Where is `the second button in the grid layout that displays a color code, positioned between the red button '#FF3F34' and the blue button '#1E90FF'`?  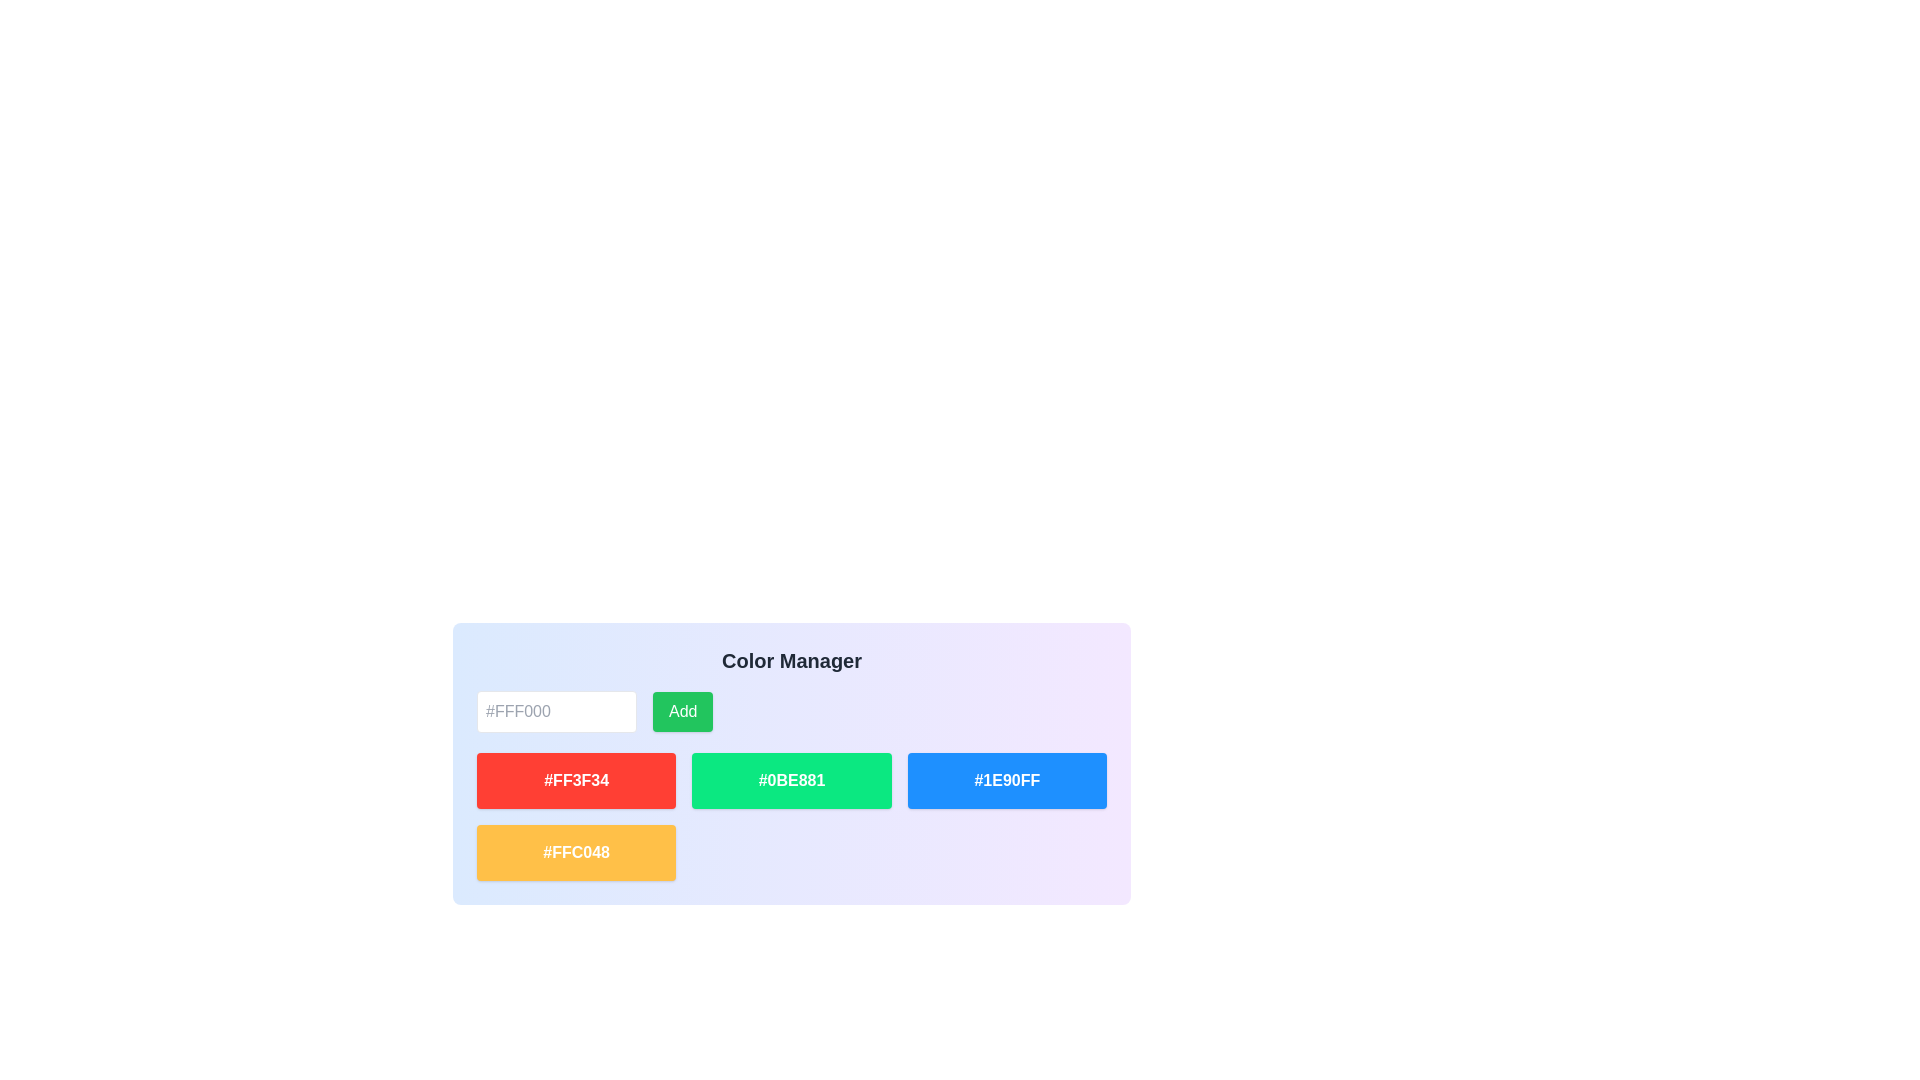 the second button in the grid layout that displays a color code, positioned between the red button '#FF3F34' and the blue button '#1E90FF' is located at coordinates (791, 779).